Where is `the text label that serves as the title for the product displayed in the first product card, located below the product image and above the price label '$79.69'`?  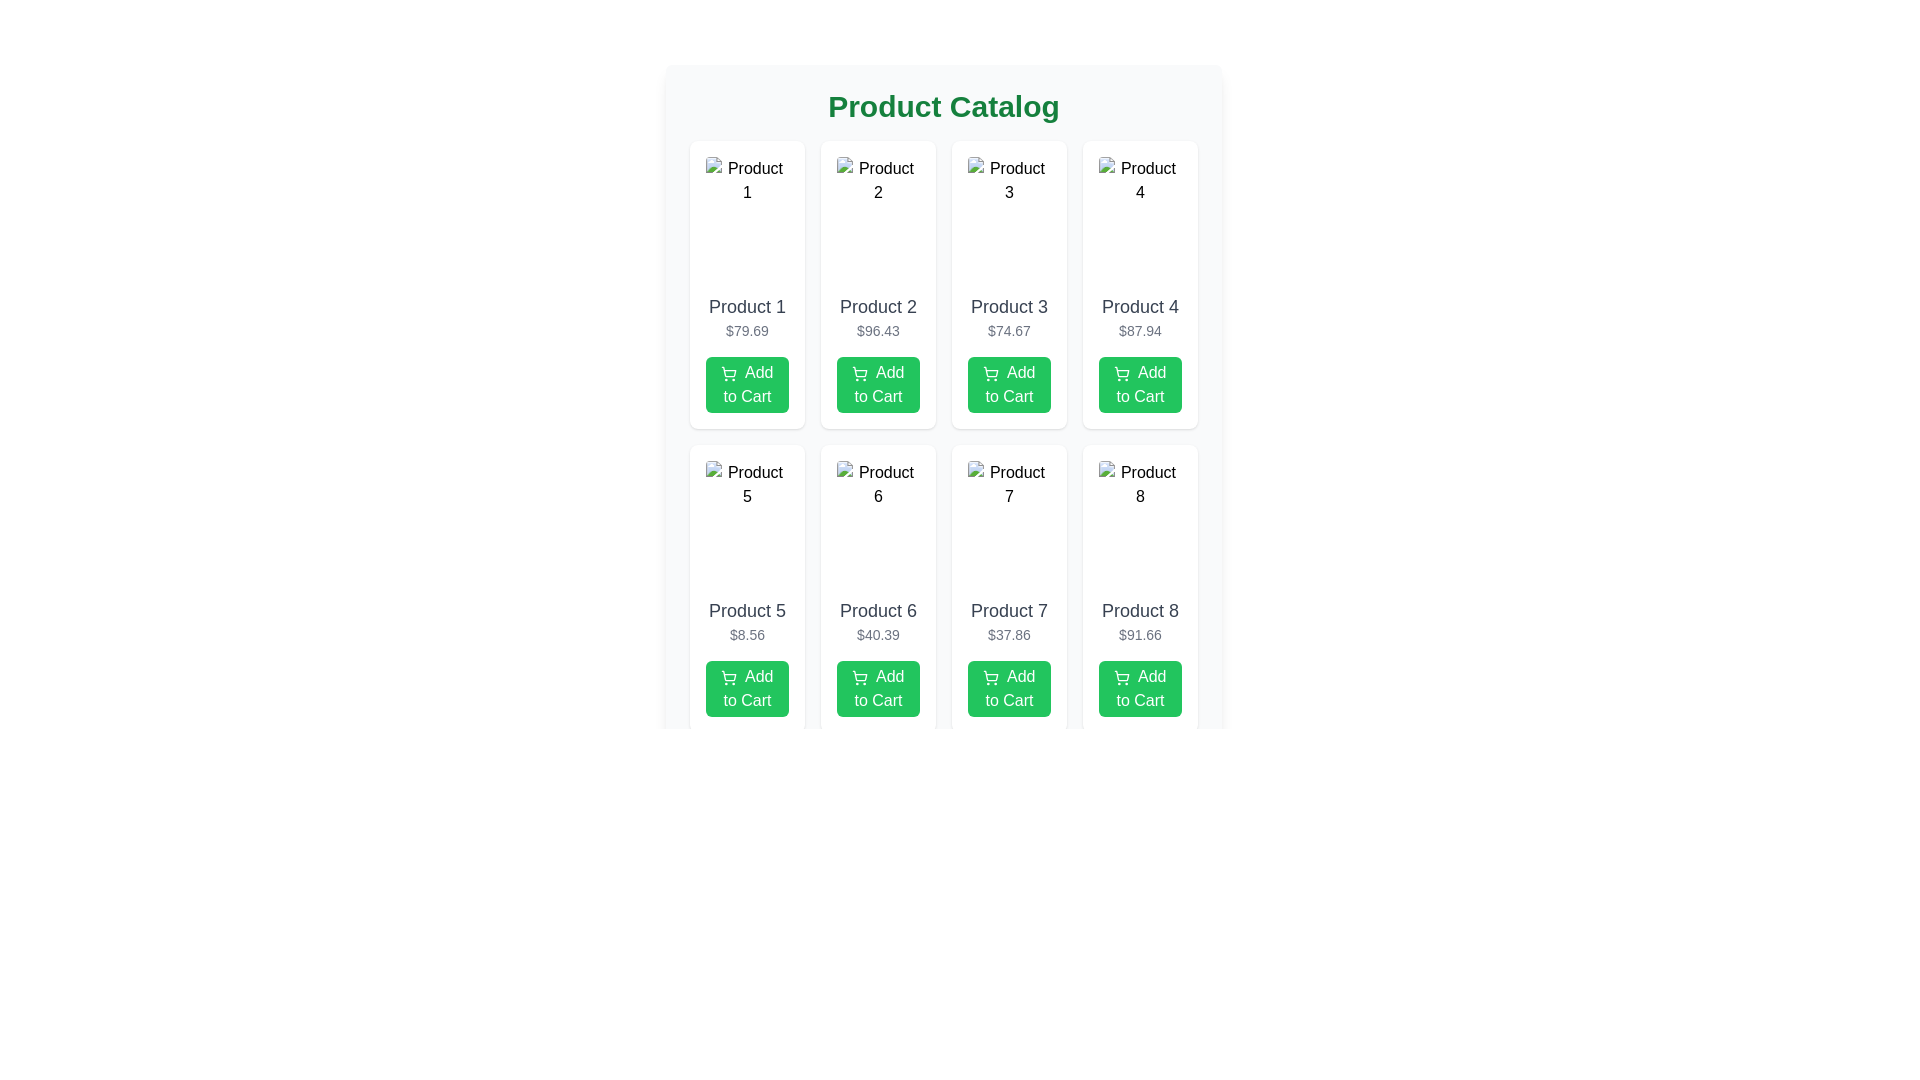
the text label that serves as the title for the product displayed in the first product card, located below the product image and above the price label '$79.69' is located at coordinates (746, 307).